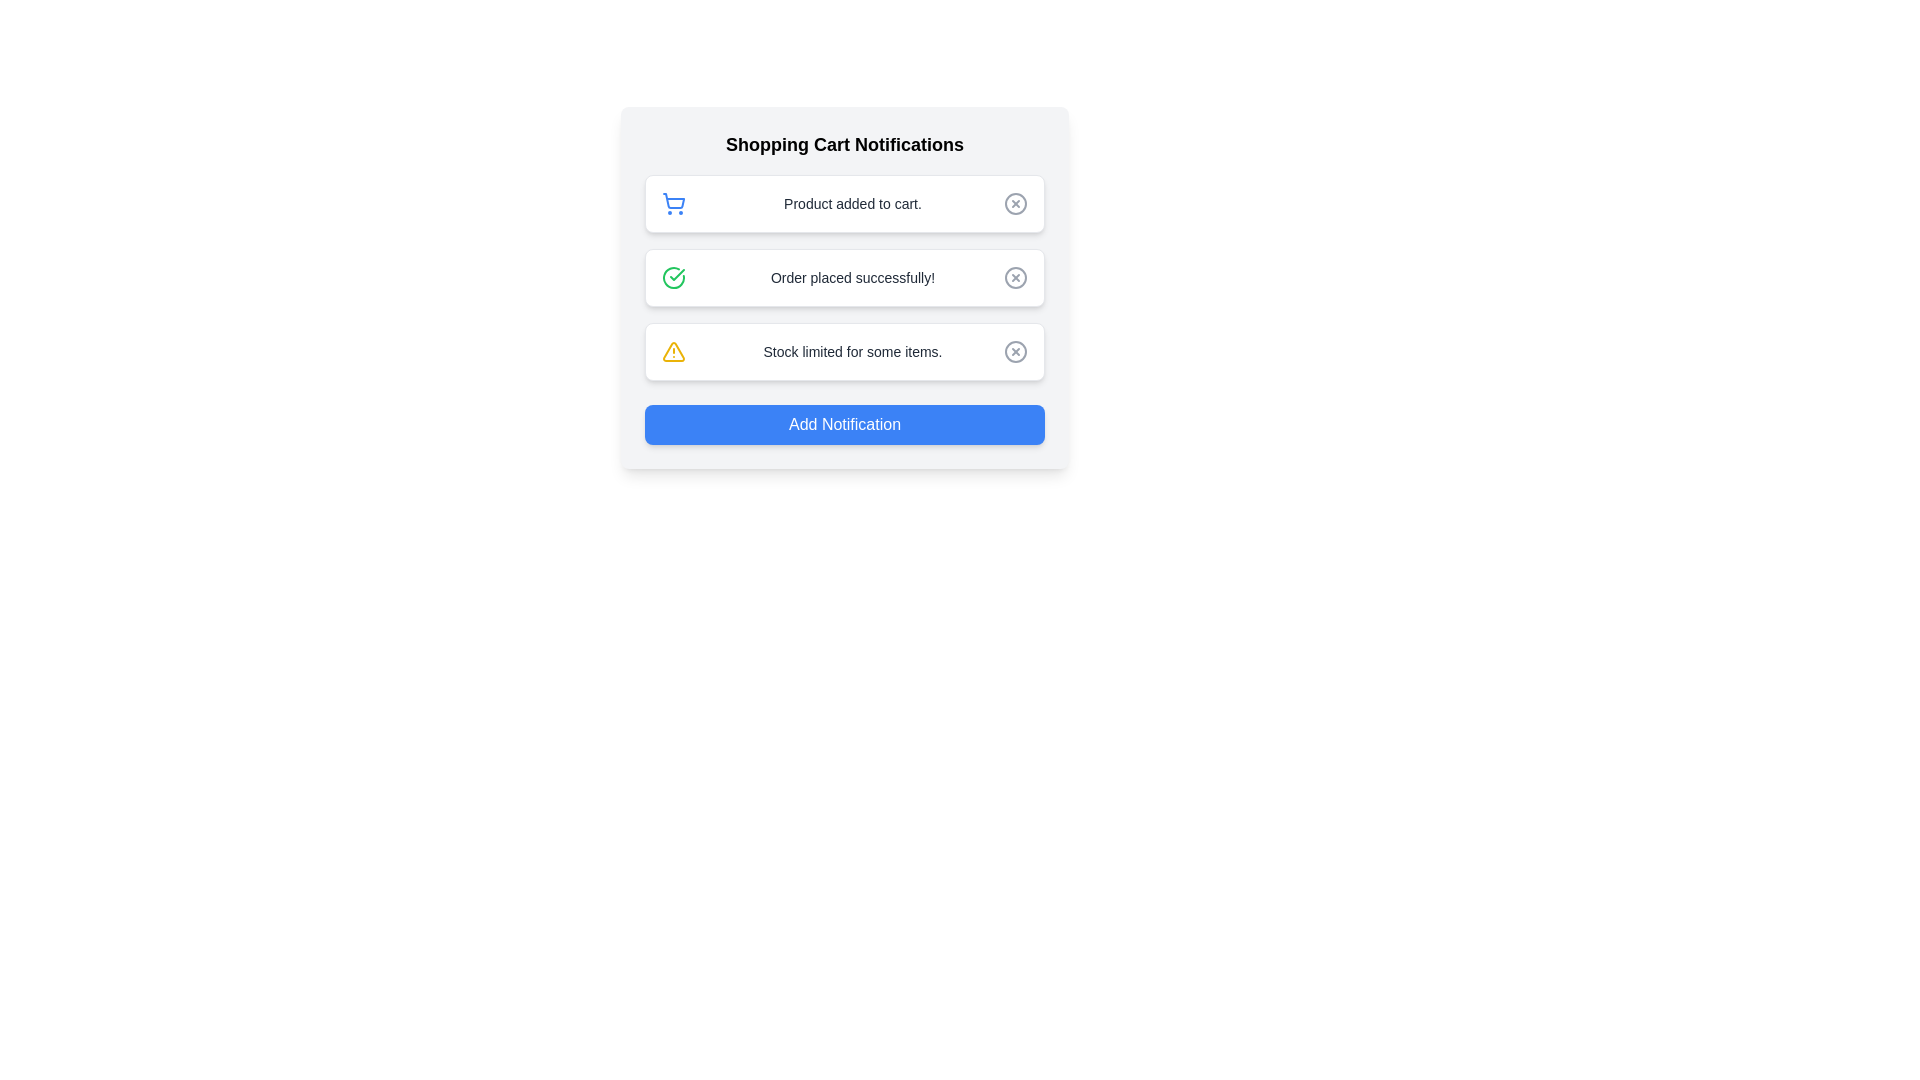 This screenshot has height=1080, width=1920. I want to click on the Notification toast that informs the user a product has been successfully added to the shopping cart, positioned under 'Shopping Cart Notifications', so click(844, 204).